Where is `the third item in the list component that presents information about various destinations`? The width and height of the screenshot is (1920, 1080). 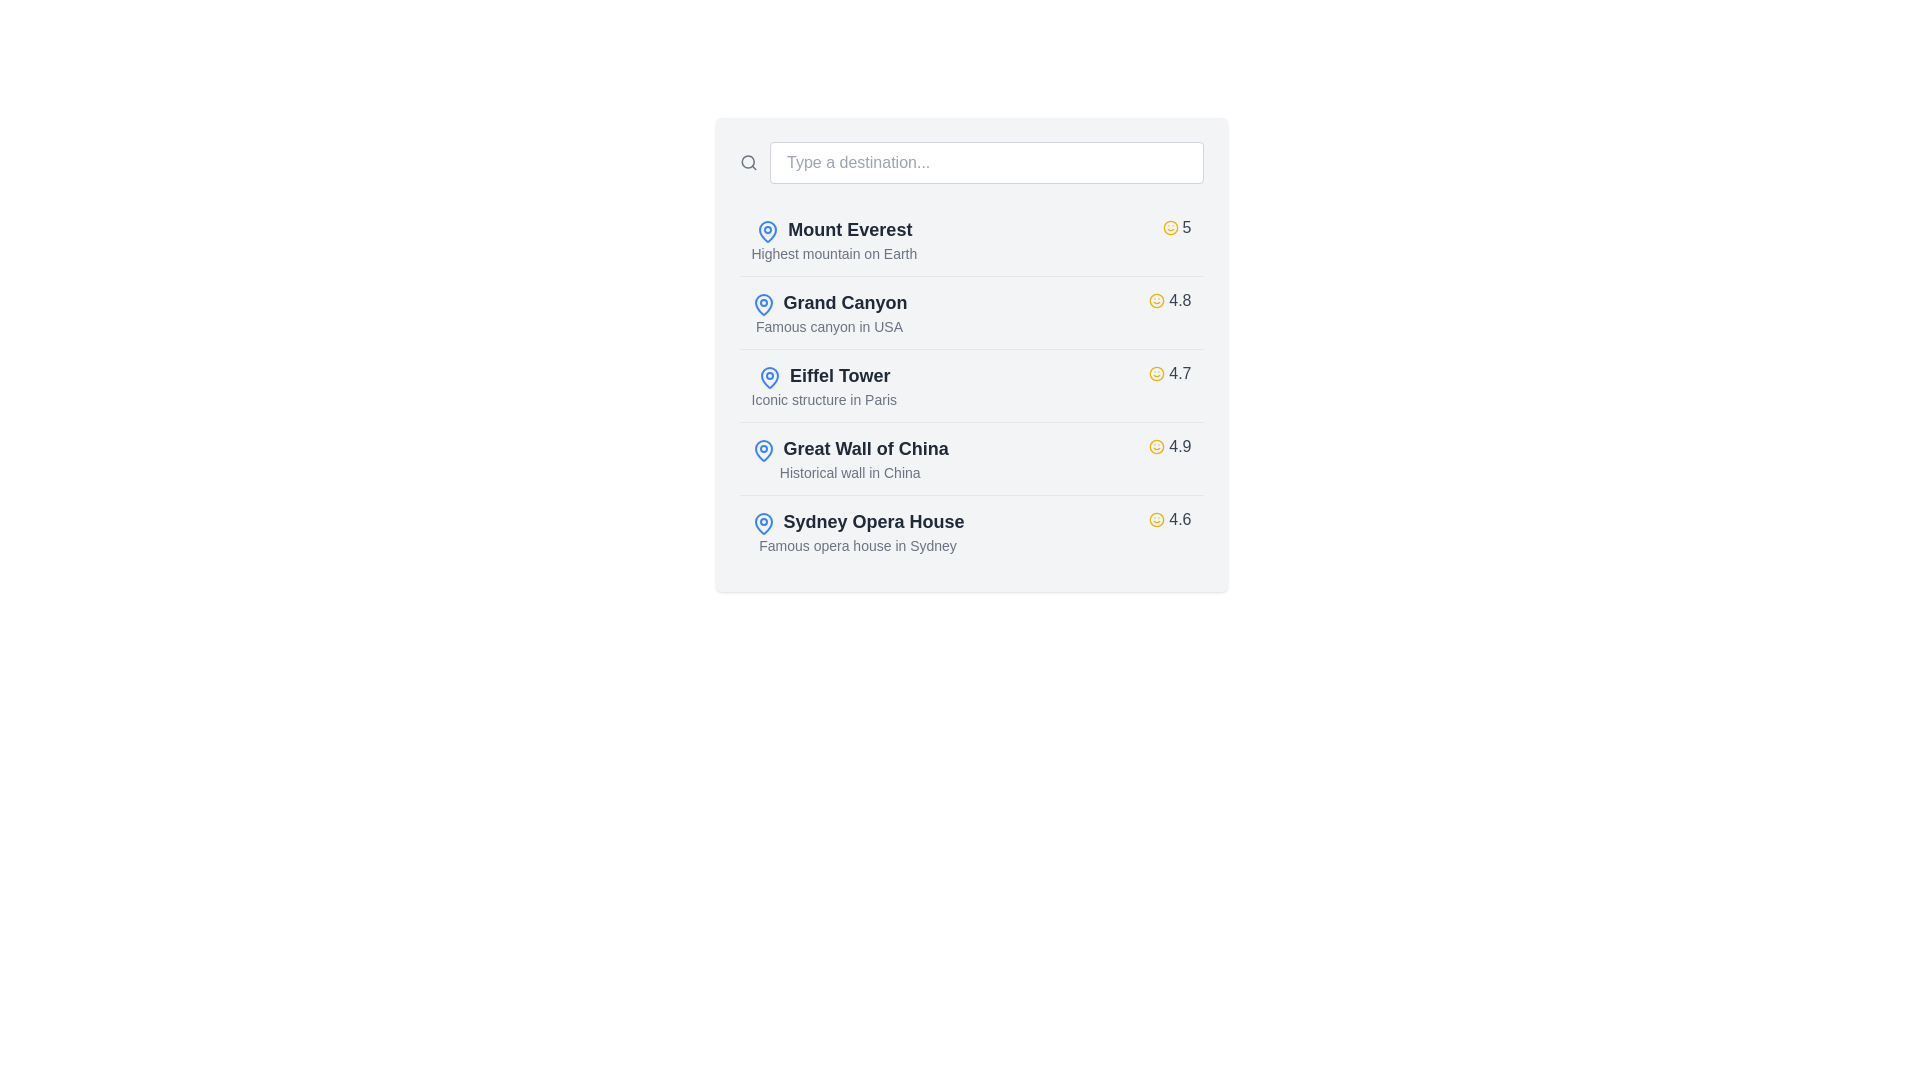 the third item in the list component that presents information about various destinations is located at coordinates (971, 353).